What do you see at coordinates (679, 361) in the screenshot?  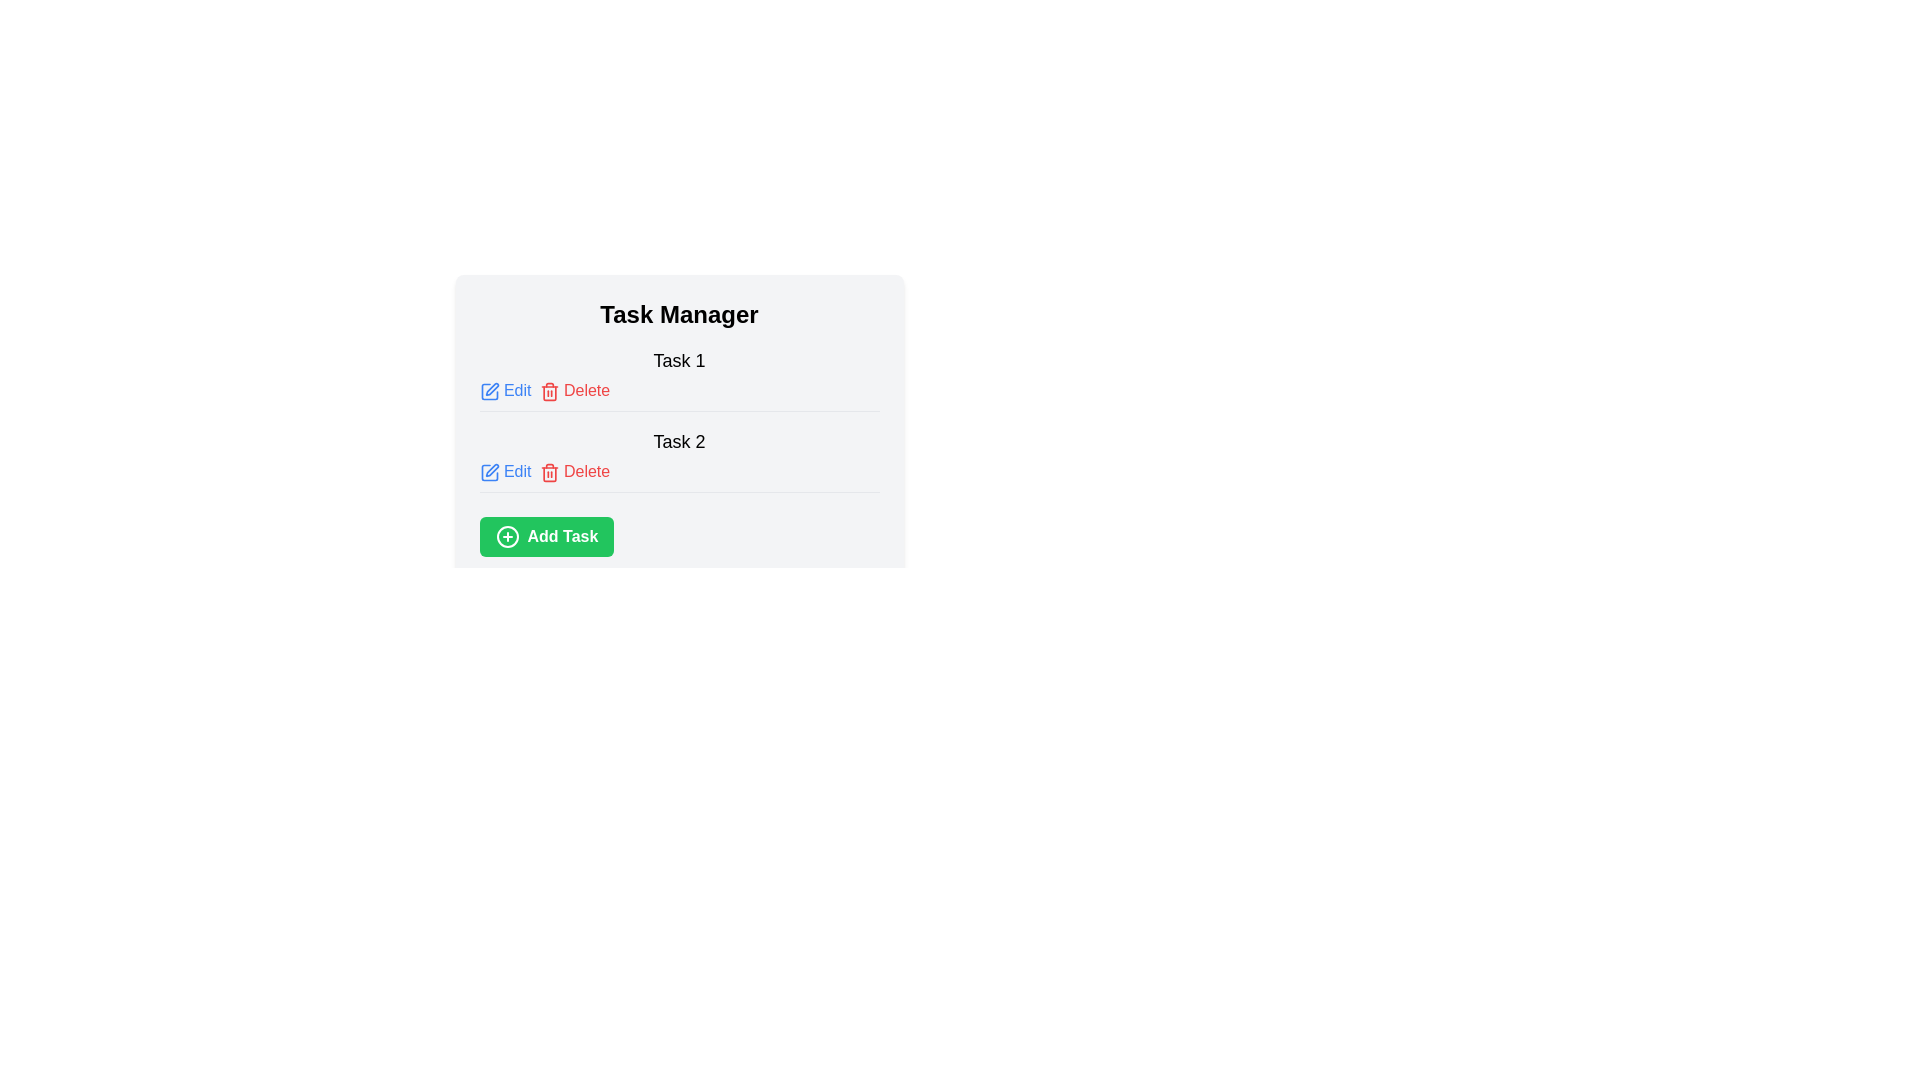 I see `the title text element of a task item in the task management list, which is positioned at the top-center of the interface, above the 'Edit' and 'Delete' options` at bounding box center [679, 361].